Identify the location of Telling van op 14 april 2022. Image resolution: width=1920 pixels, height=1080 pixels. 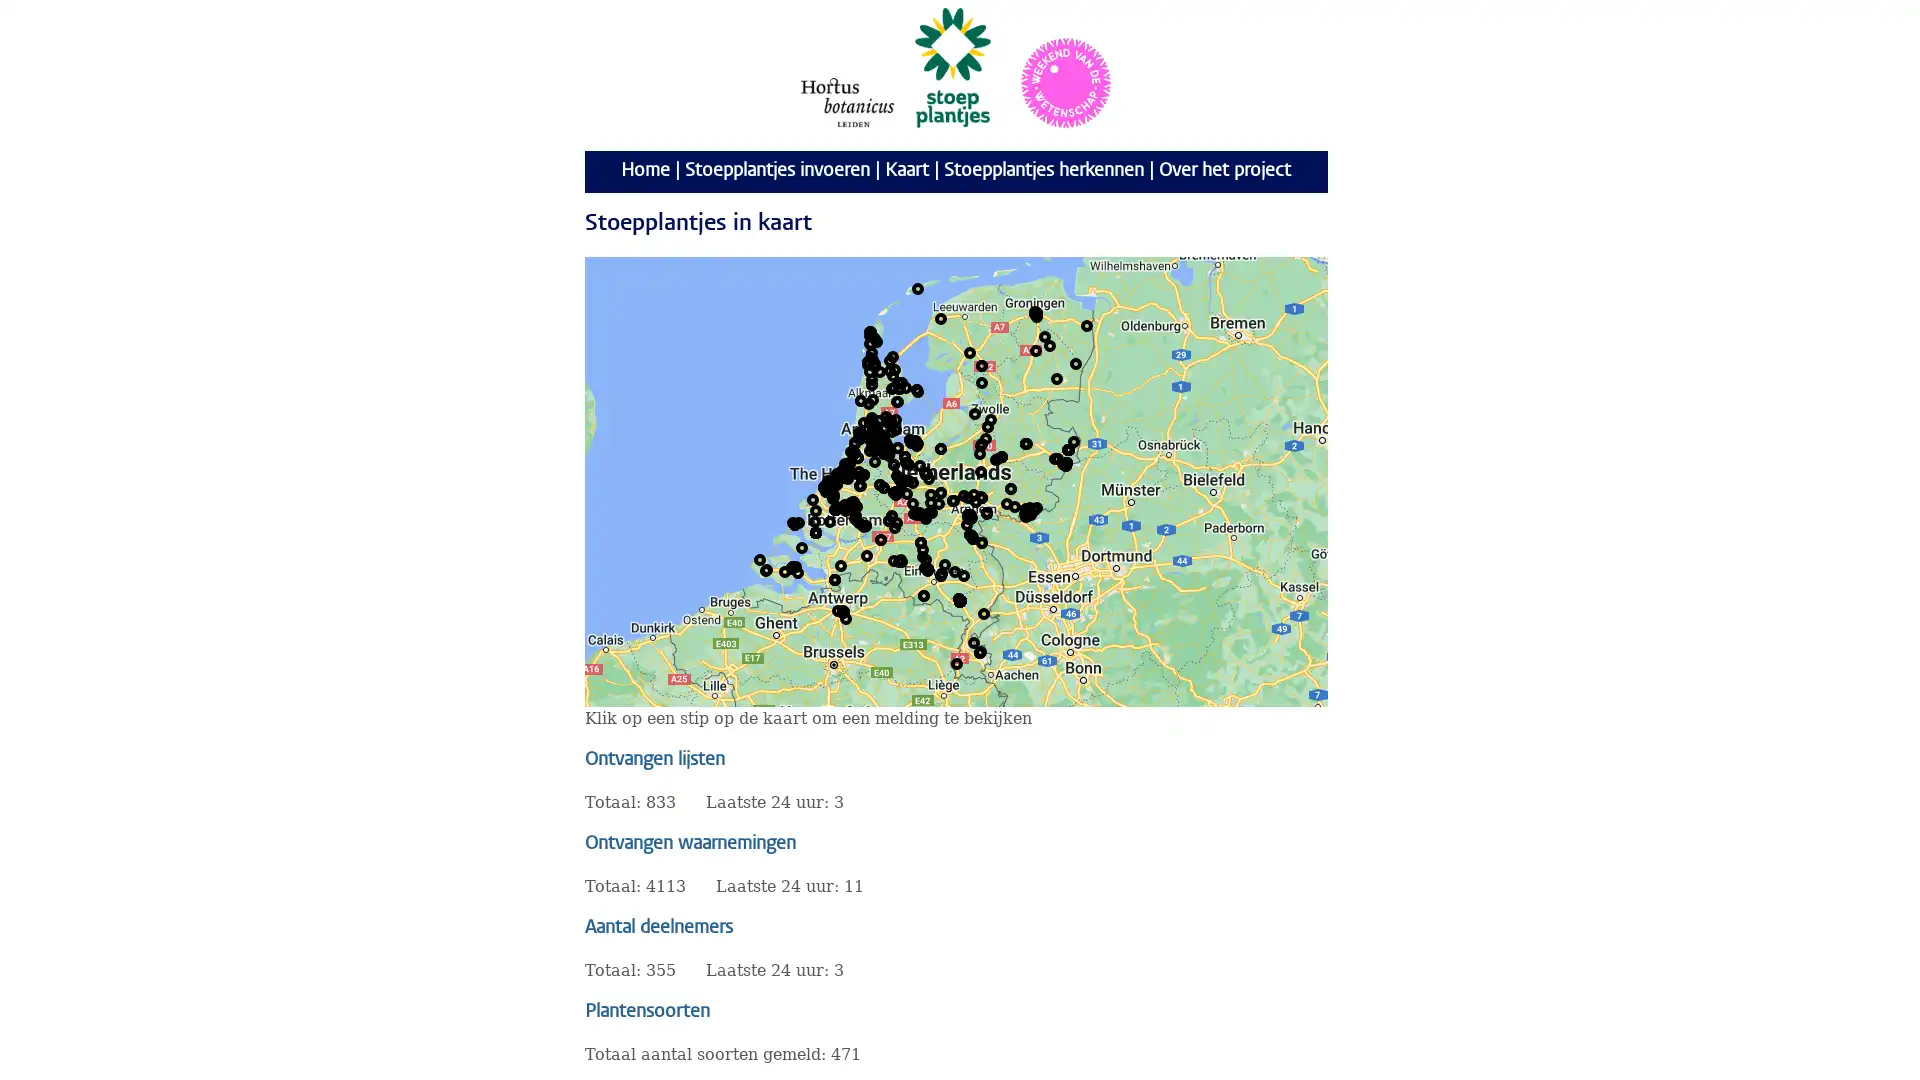
(882, 439).